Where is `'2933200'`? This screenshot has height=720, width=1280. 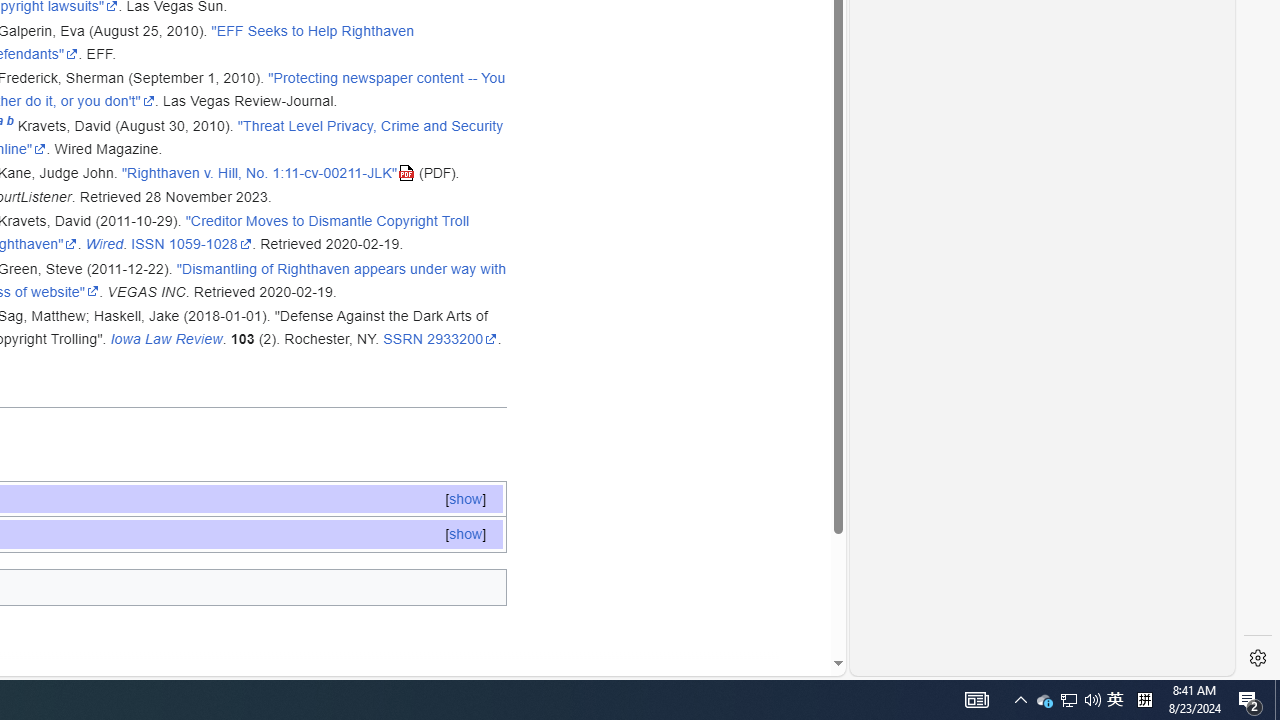 '2933200' is located at coordinates (461, 338).